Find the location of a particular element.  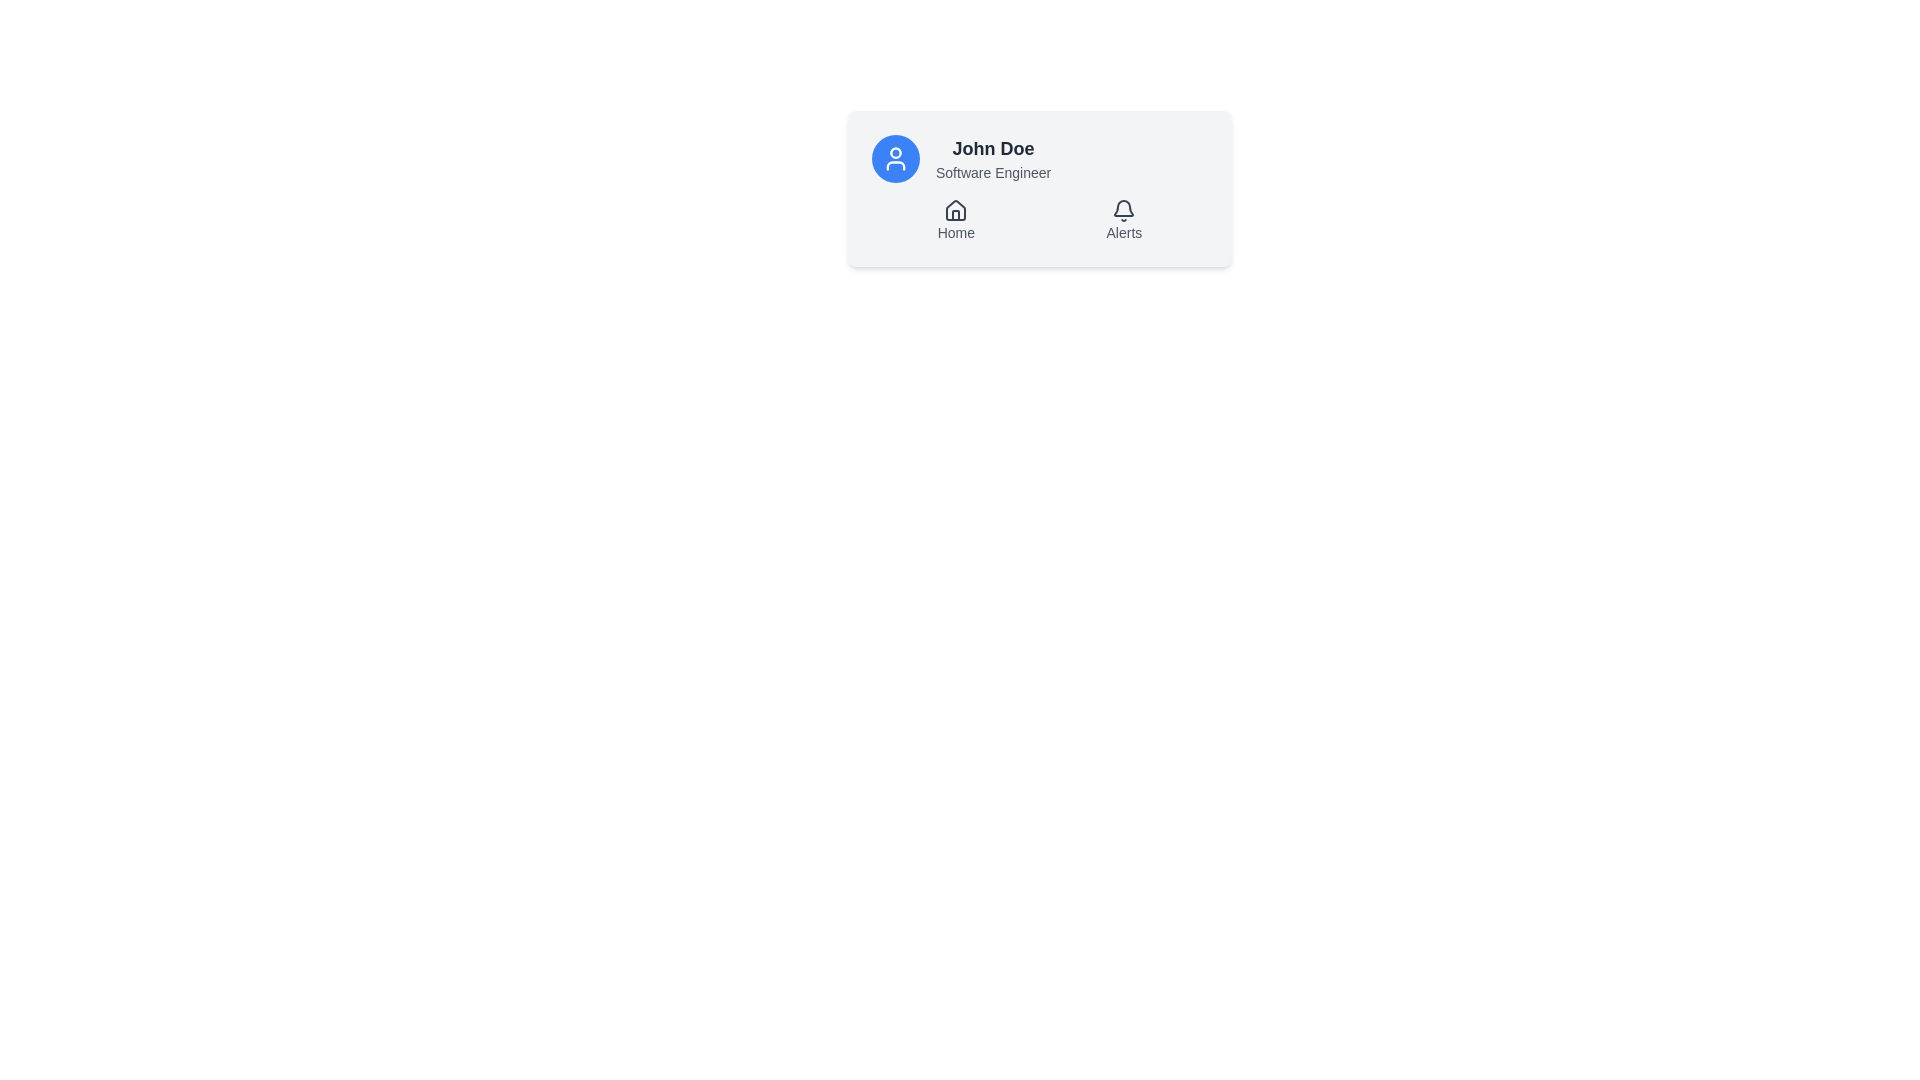

the bell icon in the upper-right corner of the user card is located at coordinates (1124, 211).